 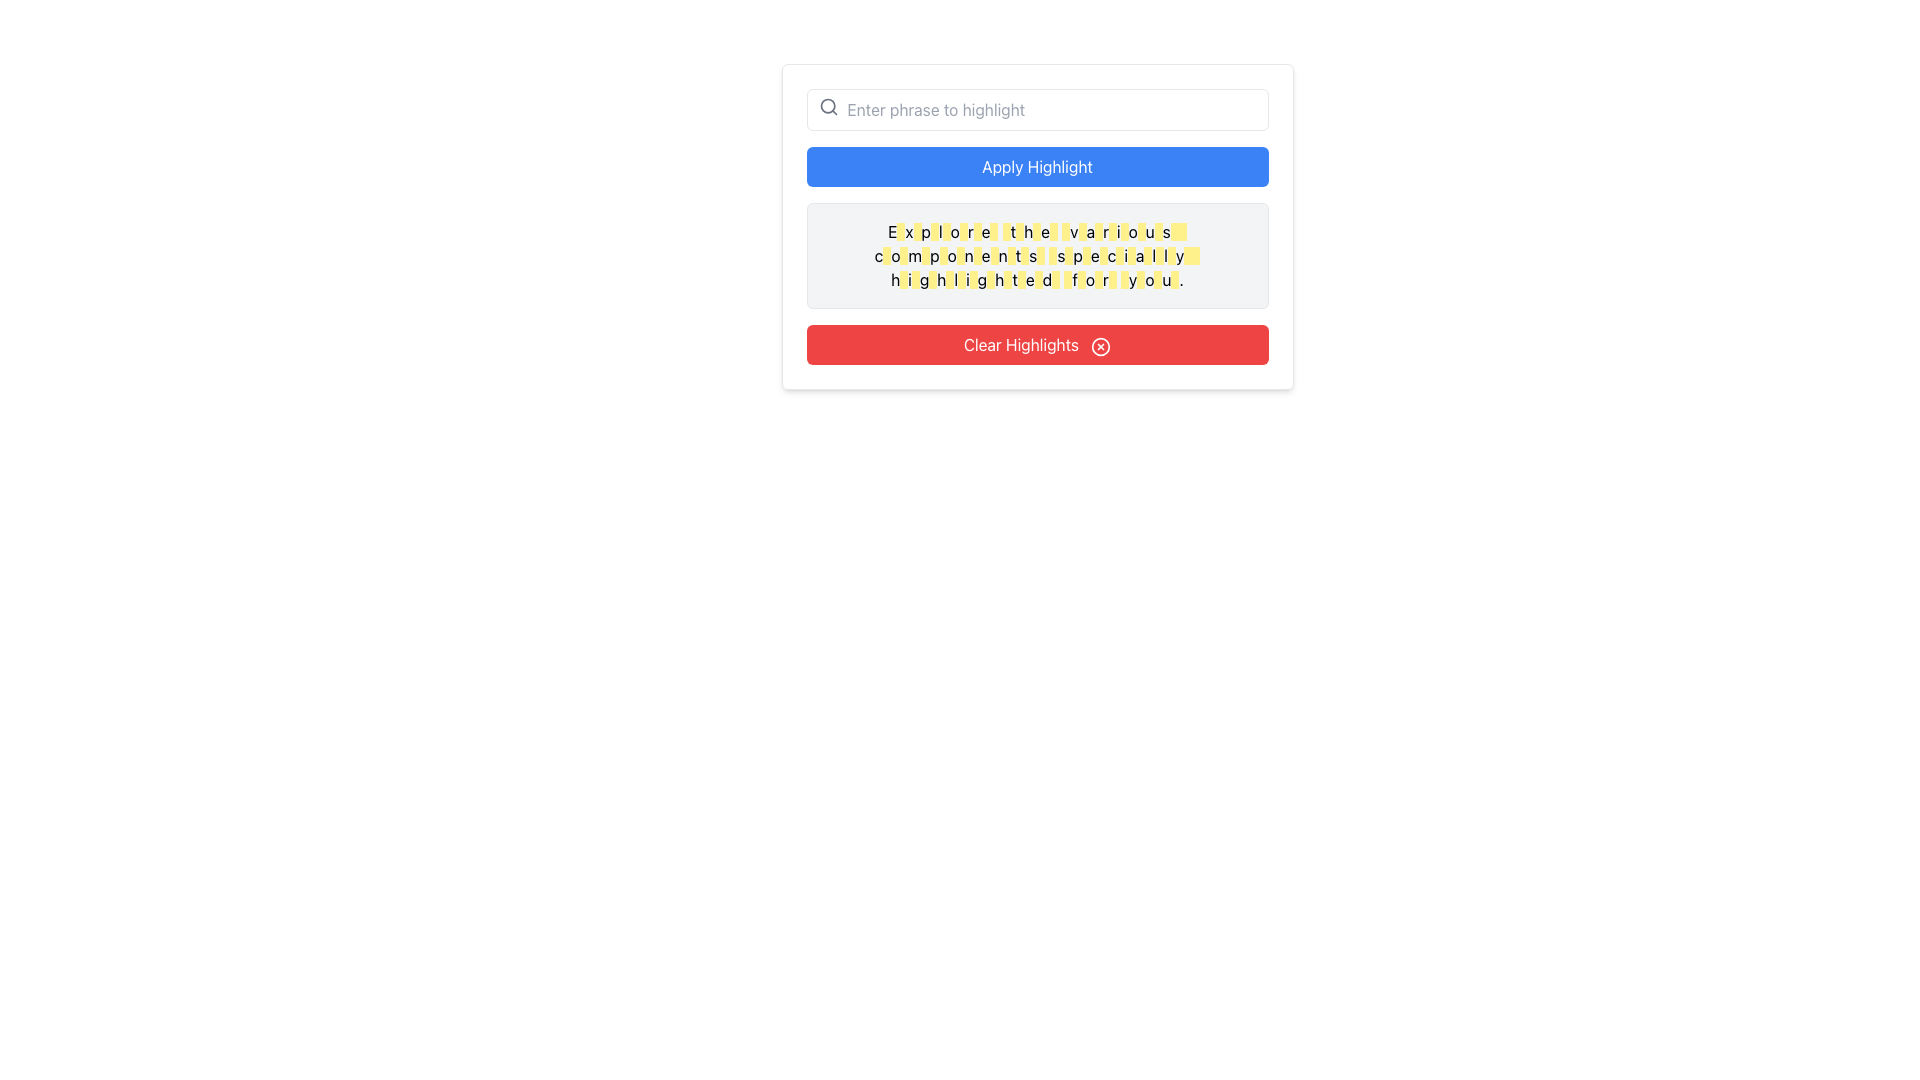 I want to click on the decorative search icon located at the top-left of the input field with the placeholder 'Enter phrase, so click(x=828, y=107).